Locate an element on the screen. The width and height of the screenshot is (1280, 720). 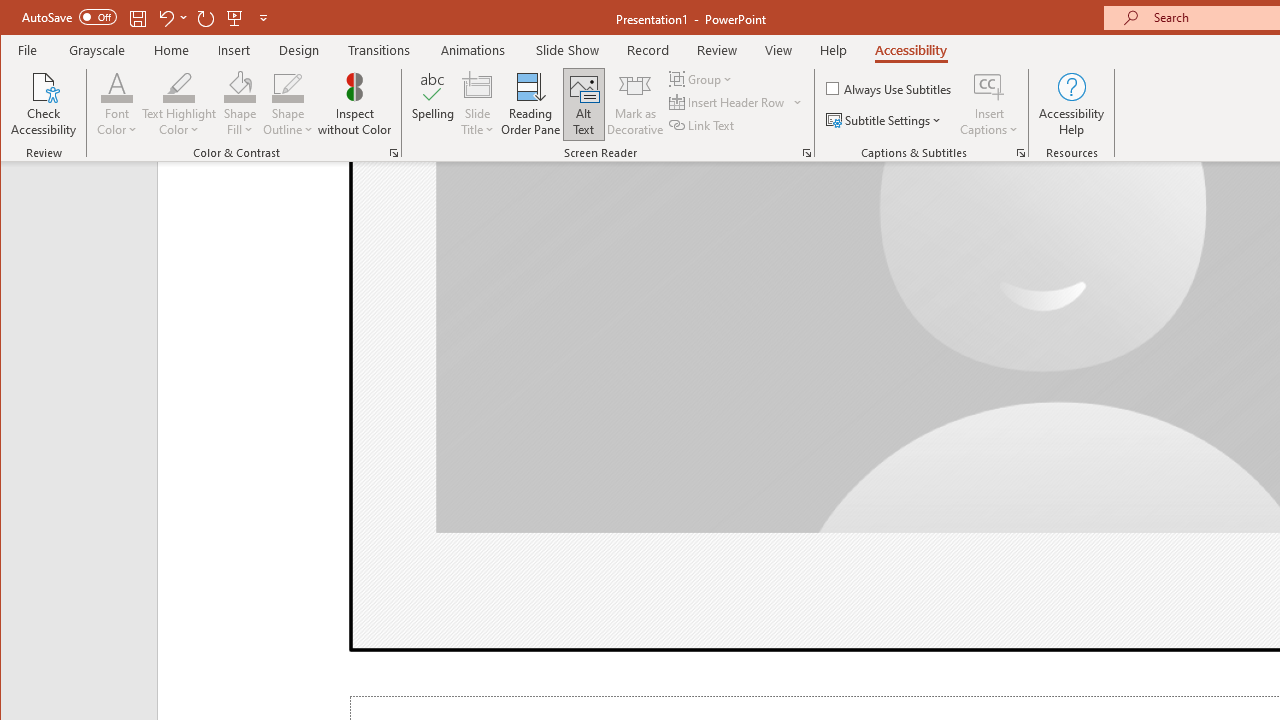
'Inspect without Color' is located at coordinates (355, 104).